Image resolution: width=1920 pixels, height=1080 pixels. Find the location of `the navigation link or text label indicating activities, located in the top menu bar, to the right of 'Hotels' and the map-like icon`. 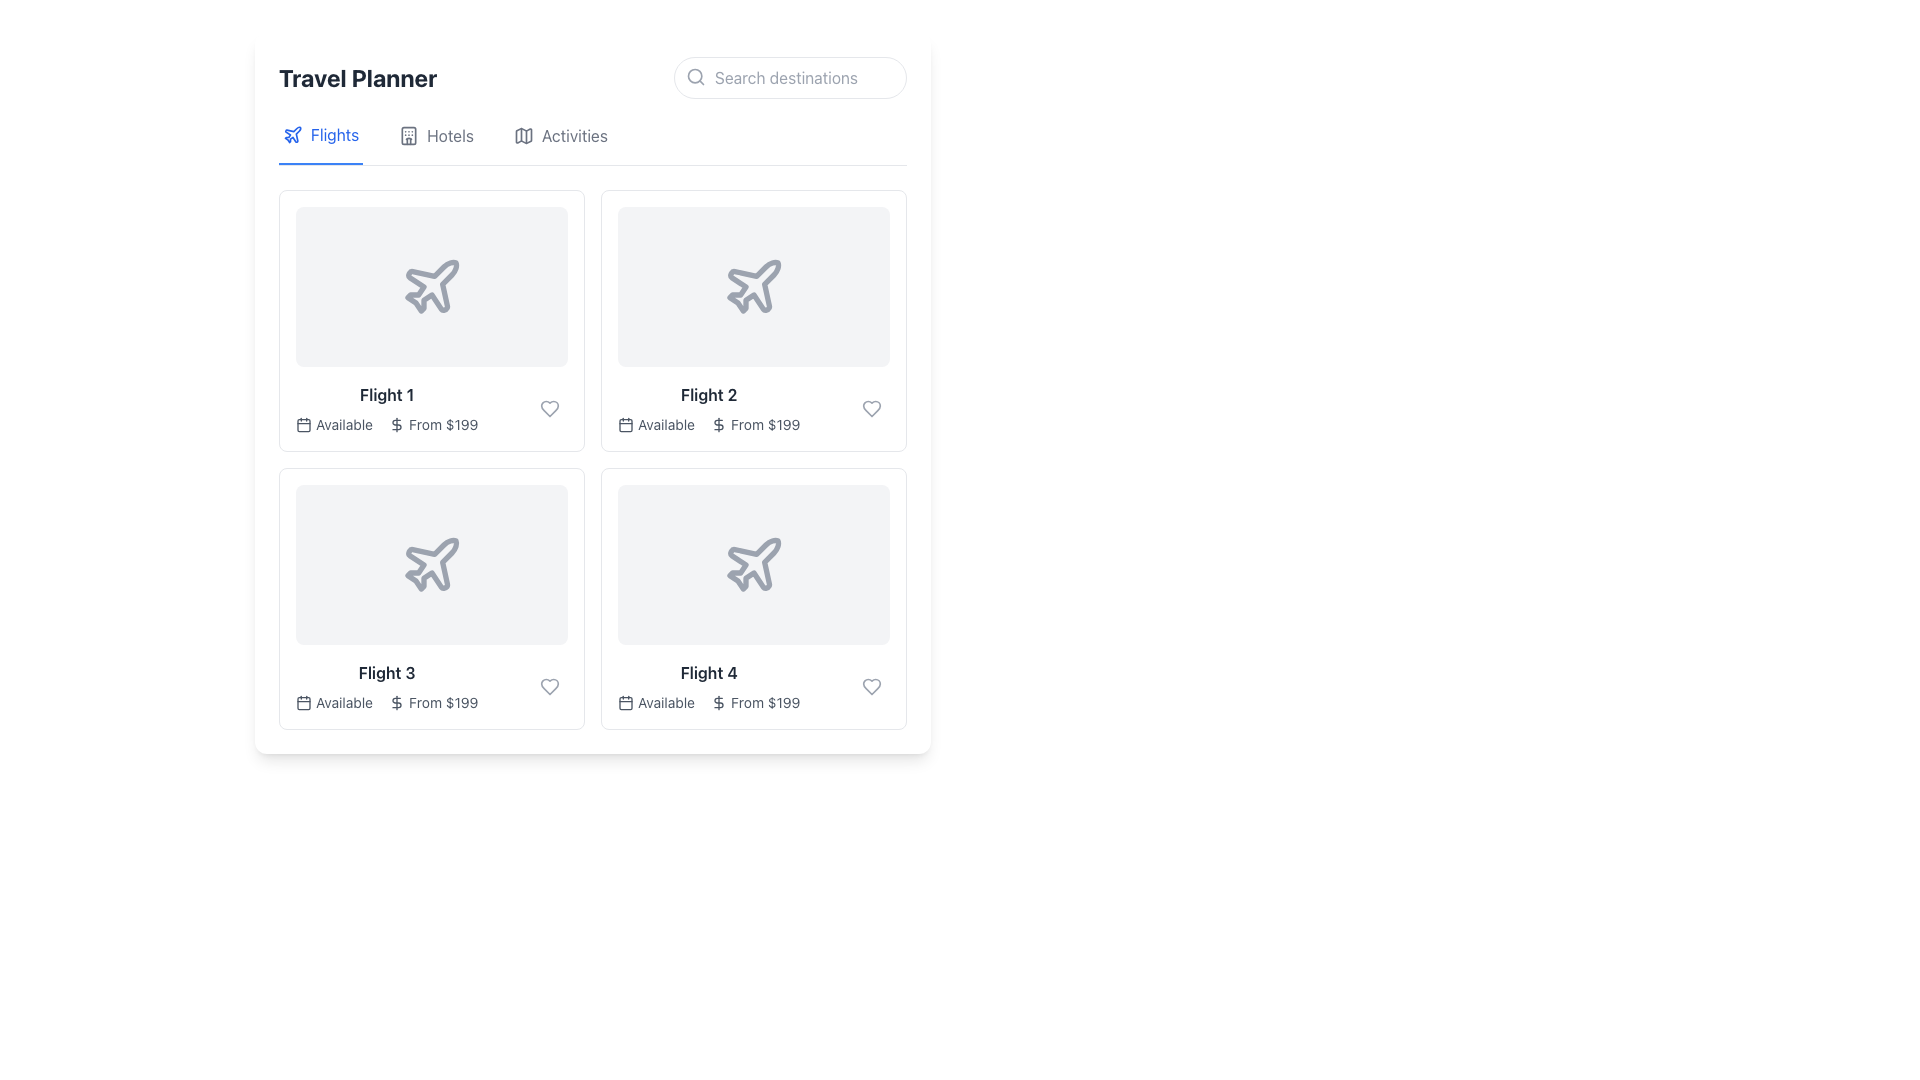

the navigation link or text label indicating activities, located in the top menu bar, to the right of 'Hotels' and the map-like icon is located at coordinates (573, 135).